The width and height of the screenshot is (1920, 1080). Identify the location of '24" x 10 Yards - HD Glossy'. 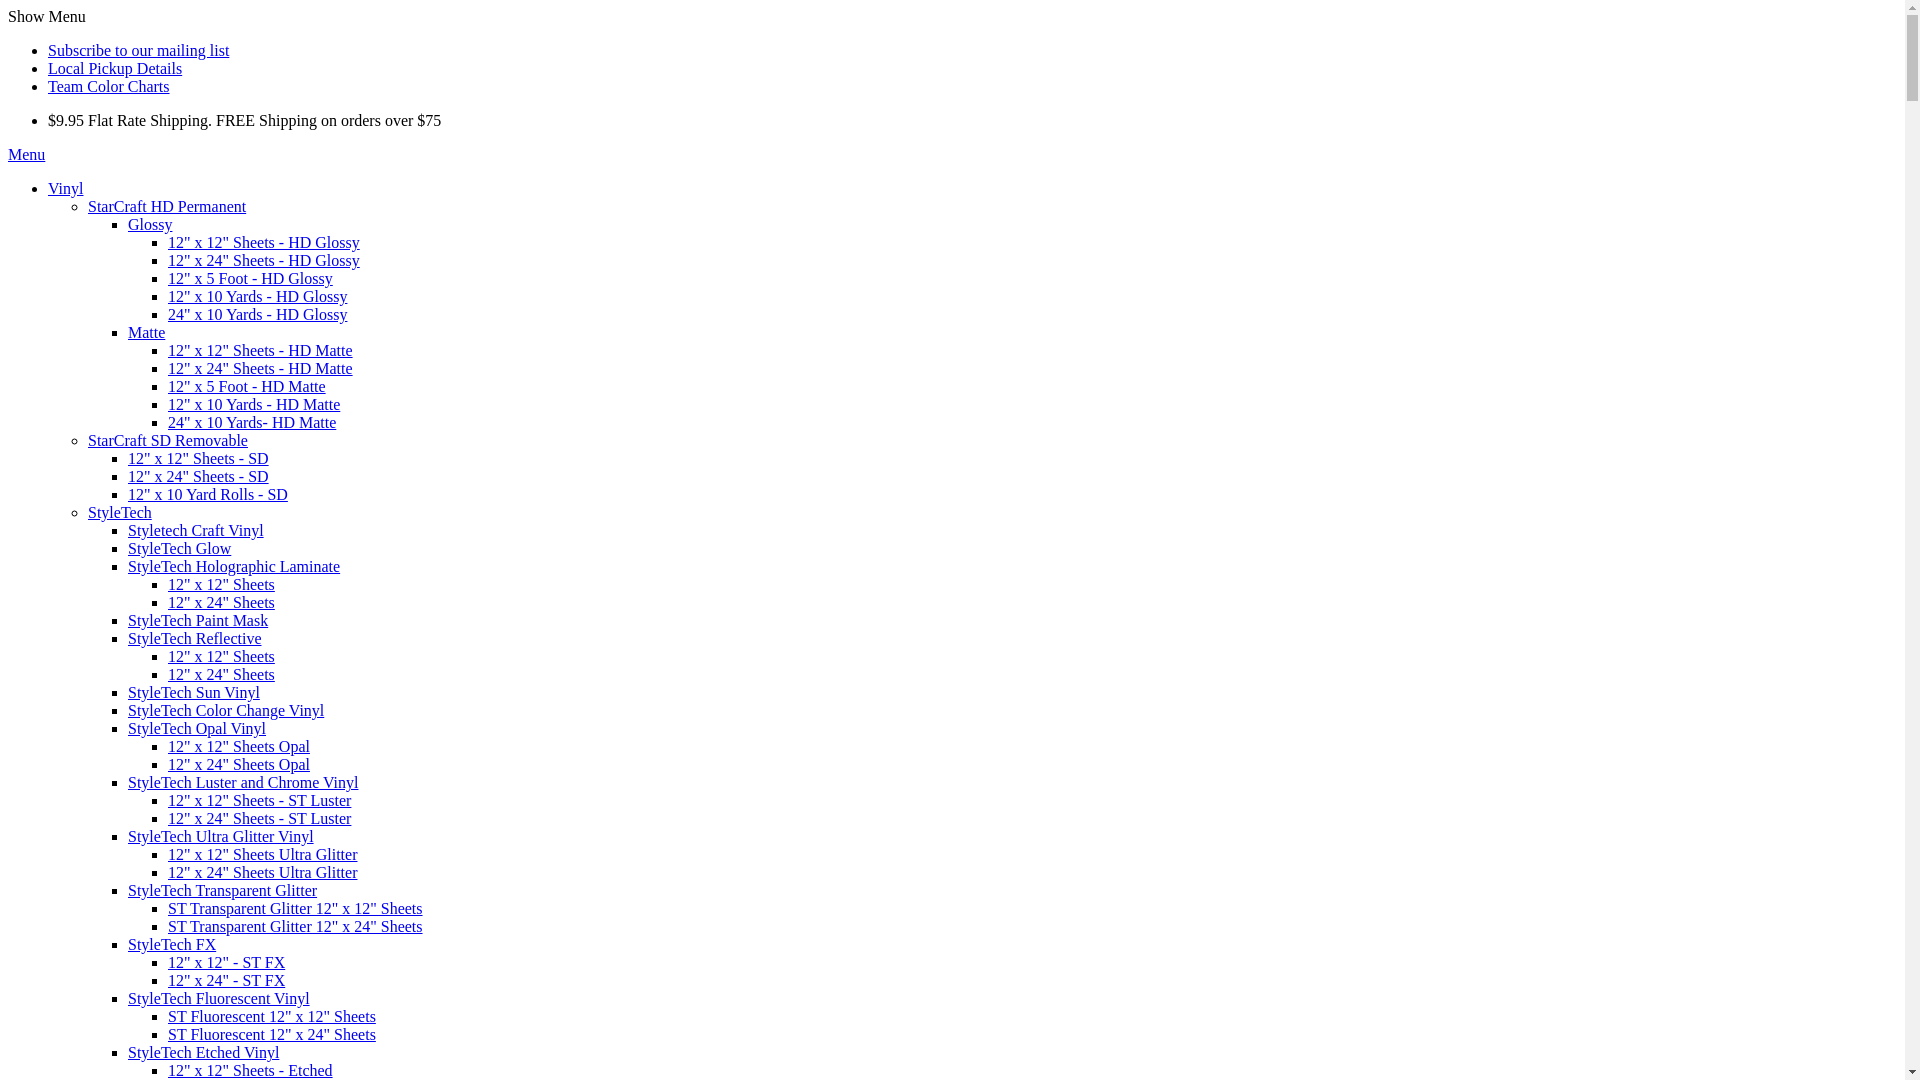
(256, 314).